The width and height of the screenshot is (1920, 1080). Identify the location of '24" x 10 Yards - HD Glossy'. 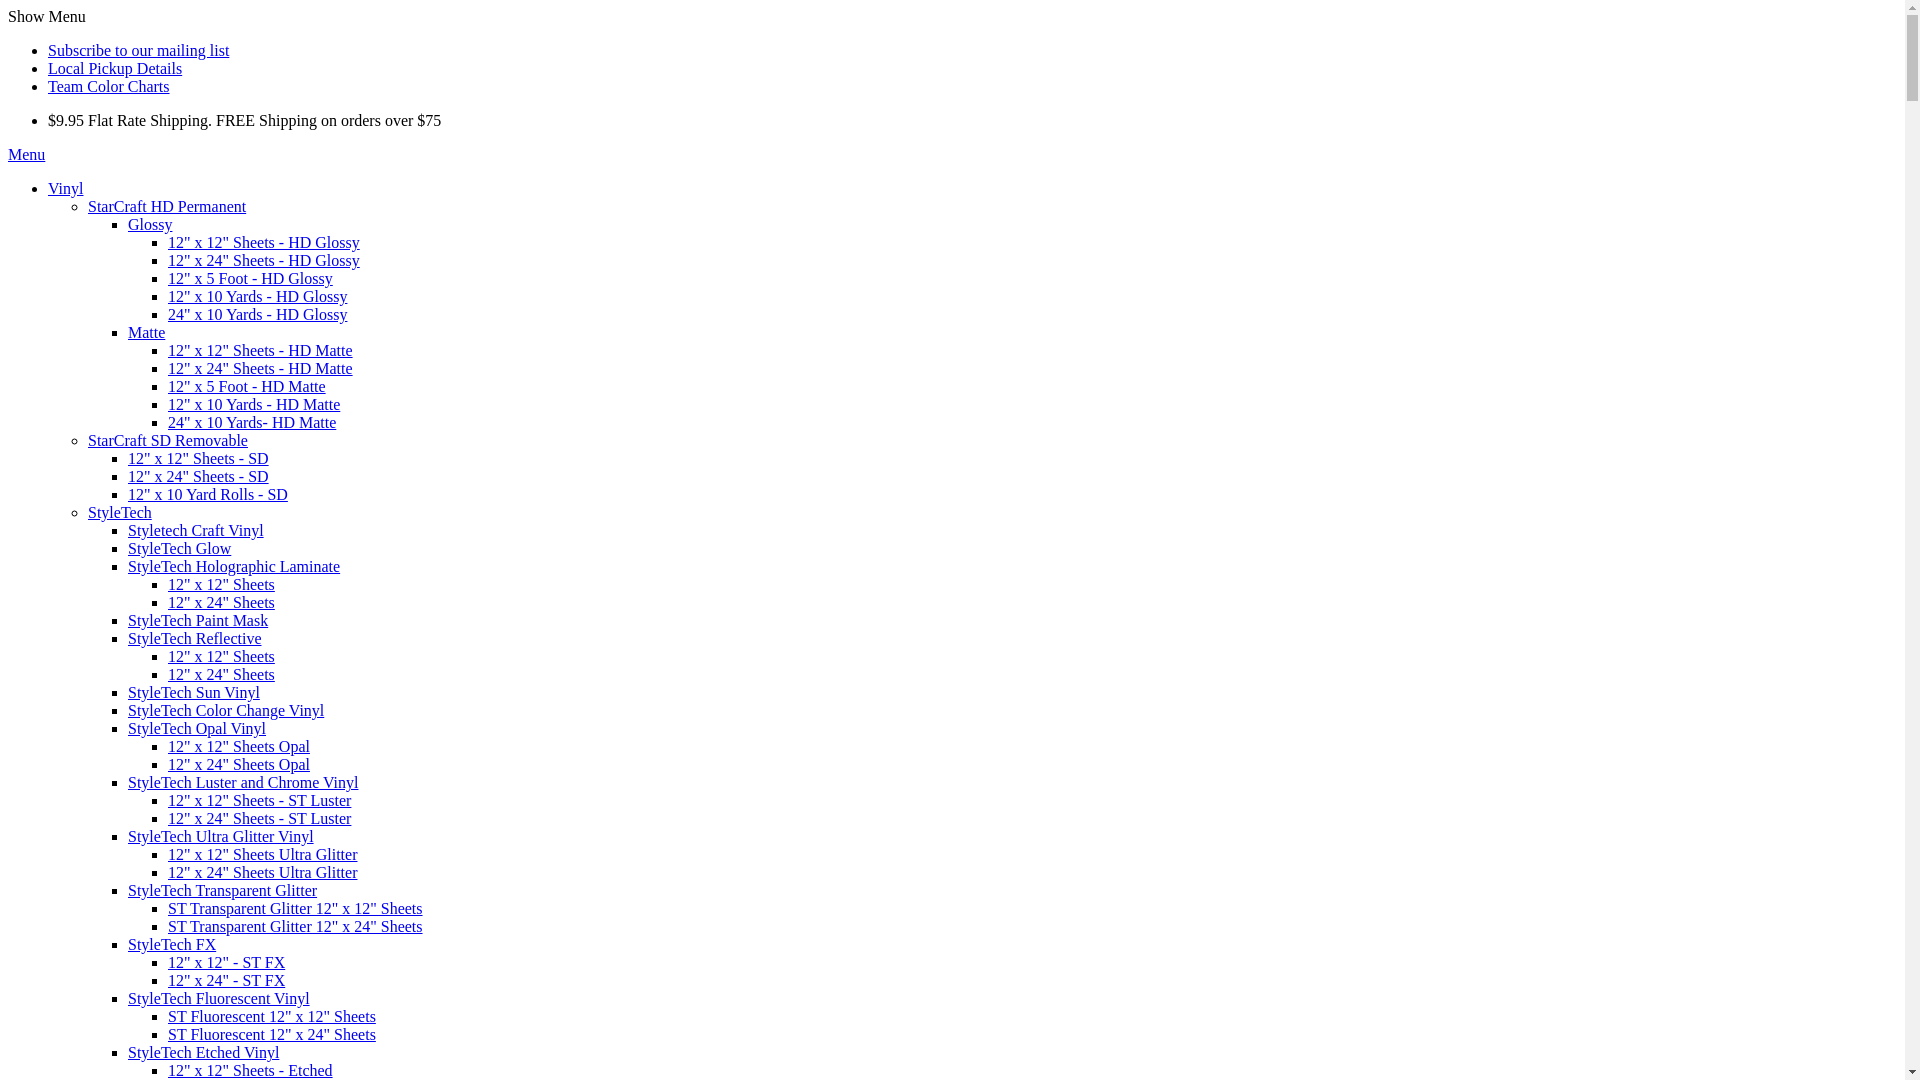
(256, 314).